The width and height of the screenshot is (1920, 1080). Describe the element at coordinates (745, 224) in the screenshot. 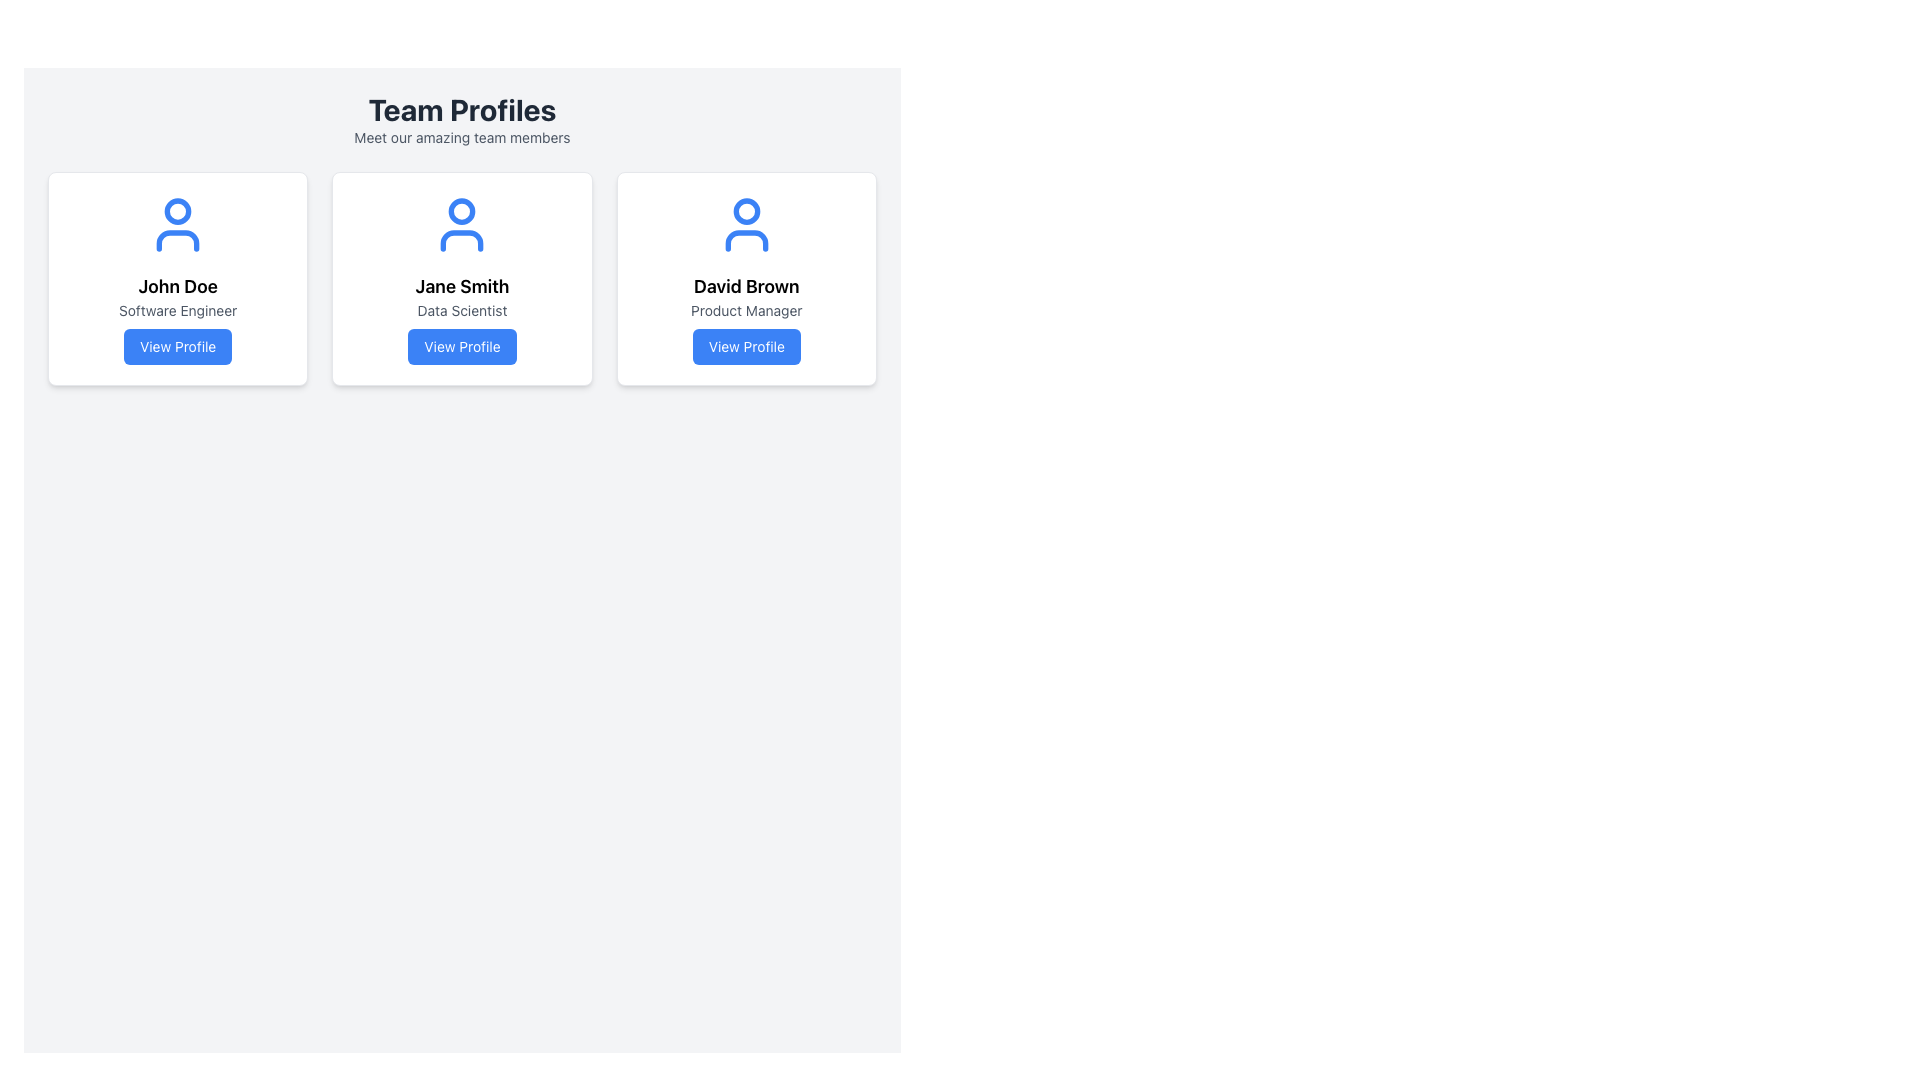

I see `the user SVG icon representing David Brown, which is located at the top center of the card, above the name and job title text` at that location.